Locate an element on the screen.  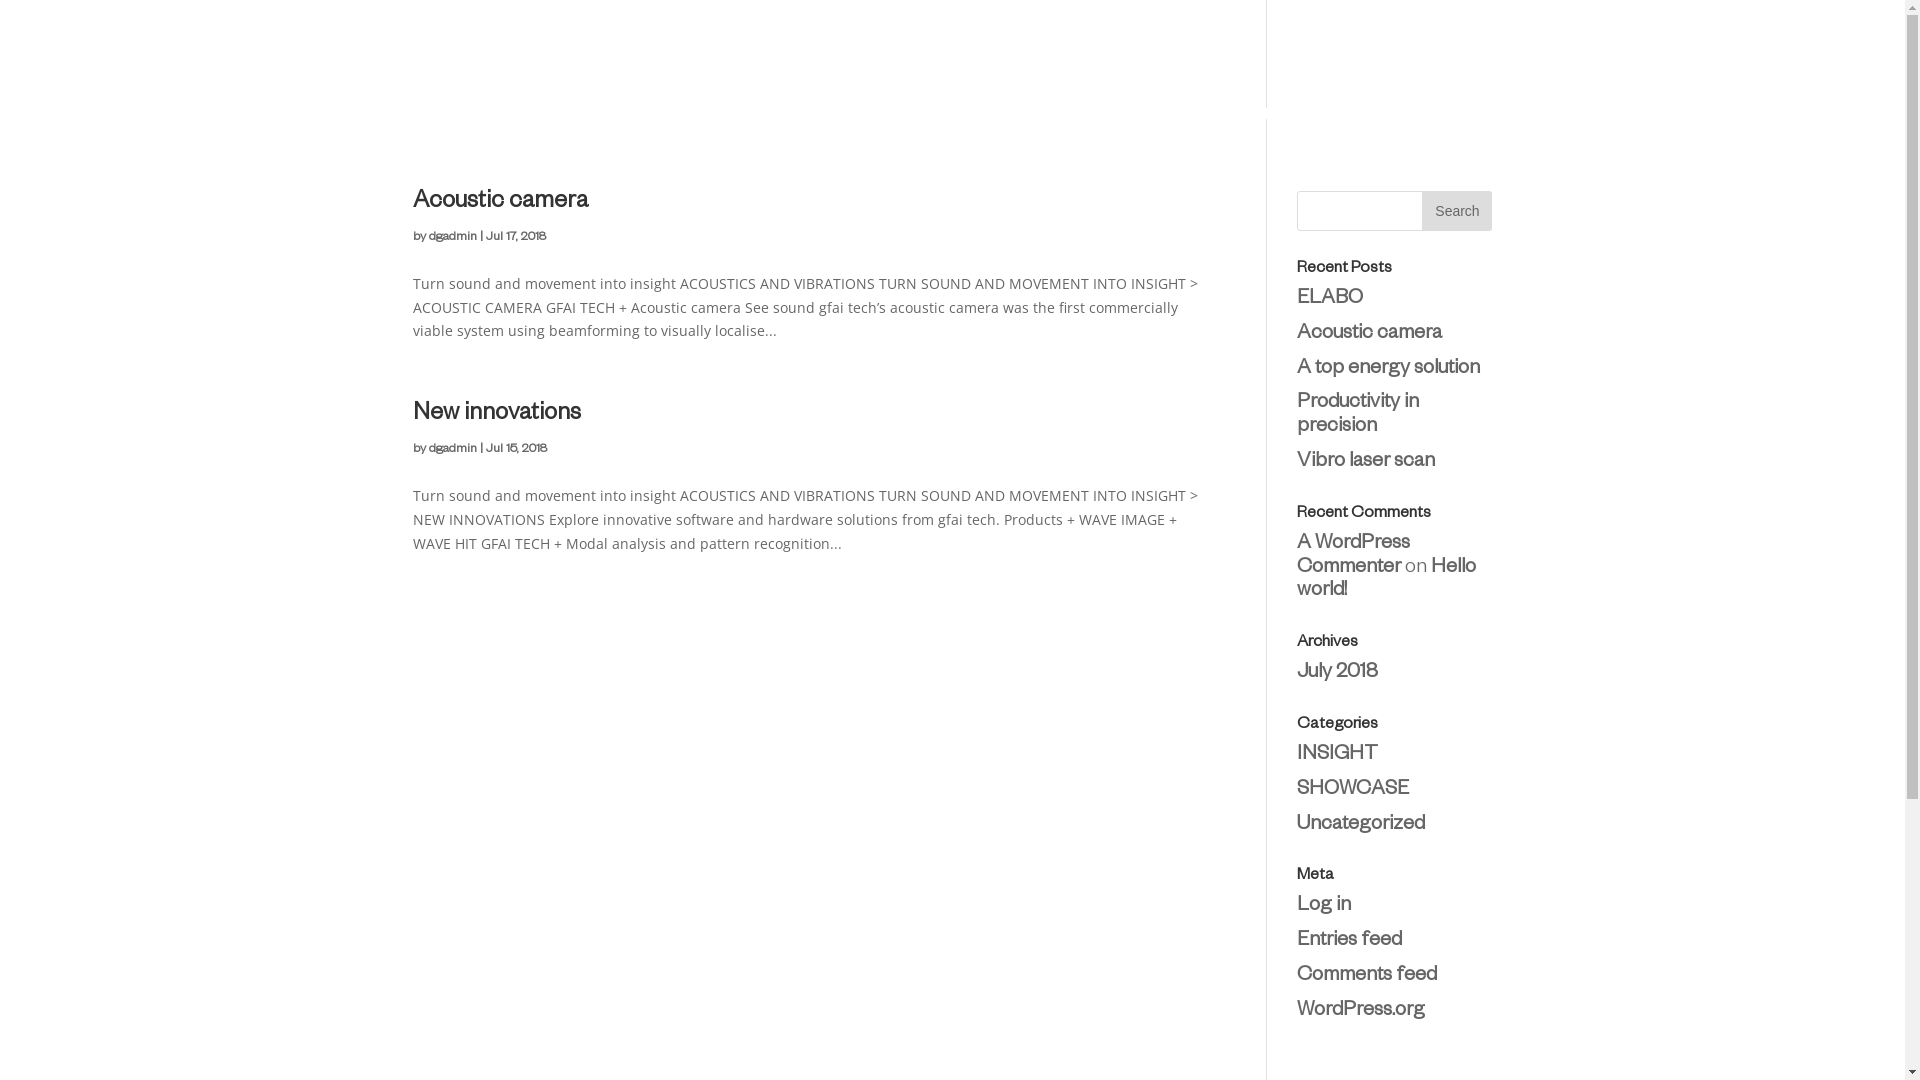
'Comments feed' is located at coordinates (1366, 975).